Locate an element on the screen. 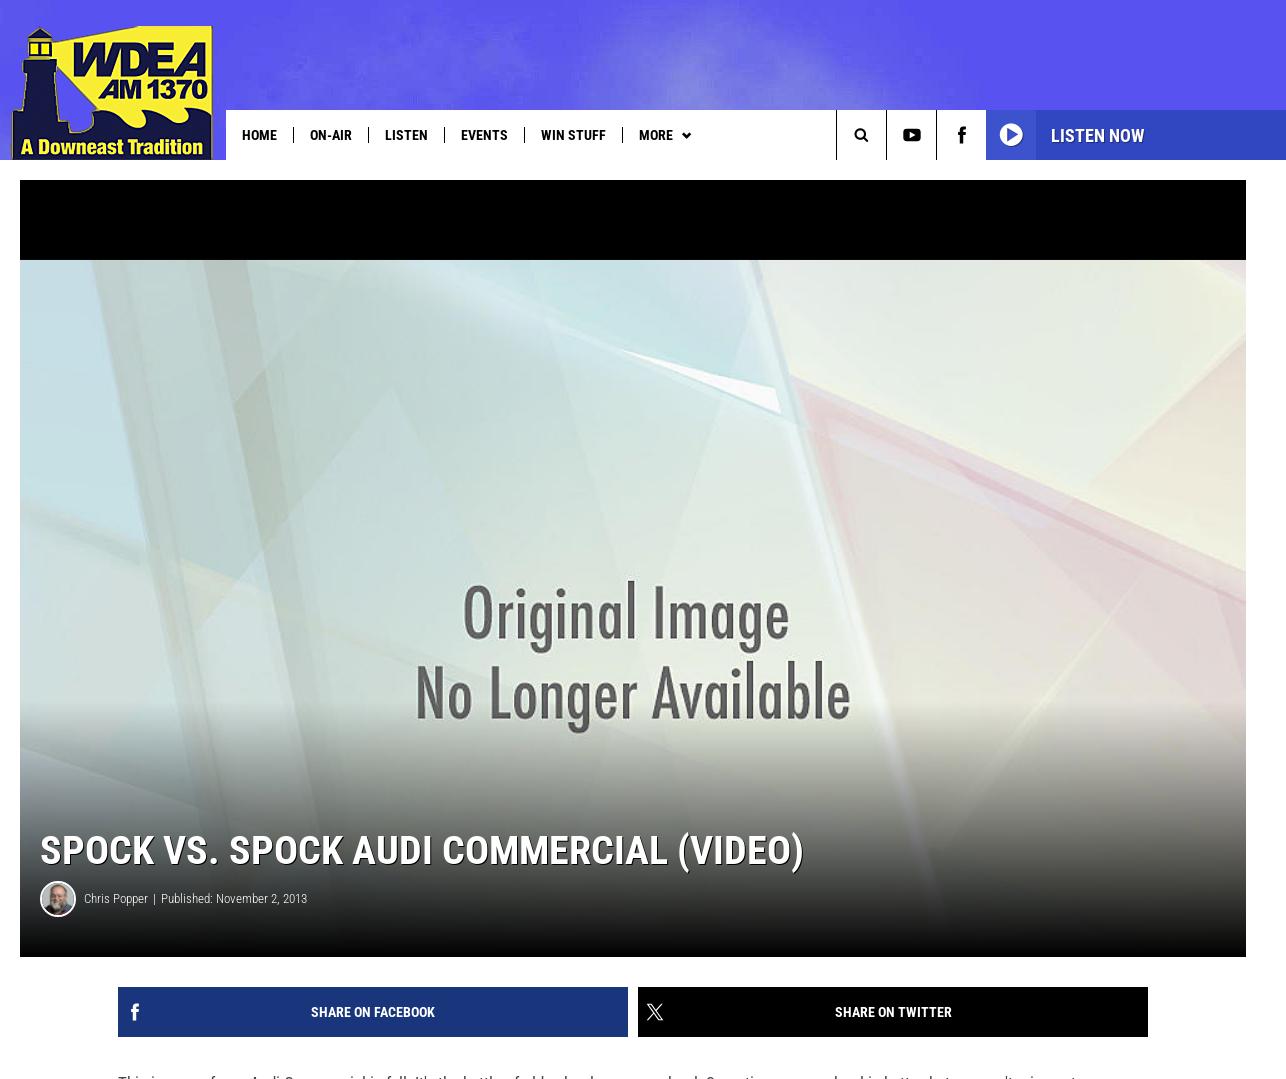 This screenshot has width=1286, height=1079. 'Win Stuff' is located at coordinates (572, 133).